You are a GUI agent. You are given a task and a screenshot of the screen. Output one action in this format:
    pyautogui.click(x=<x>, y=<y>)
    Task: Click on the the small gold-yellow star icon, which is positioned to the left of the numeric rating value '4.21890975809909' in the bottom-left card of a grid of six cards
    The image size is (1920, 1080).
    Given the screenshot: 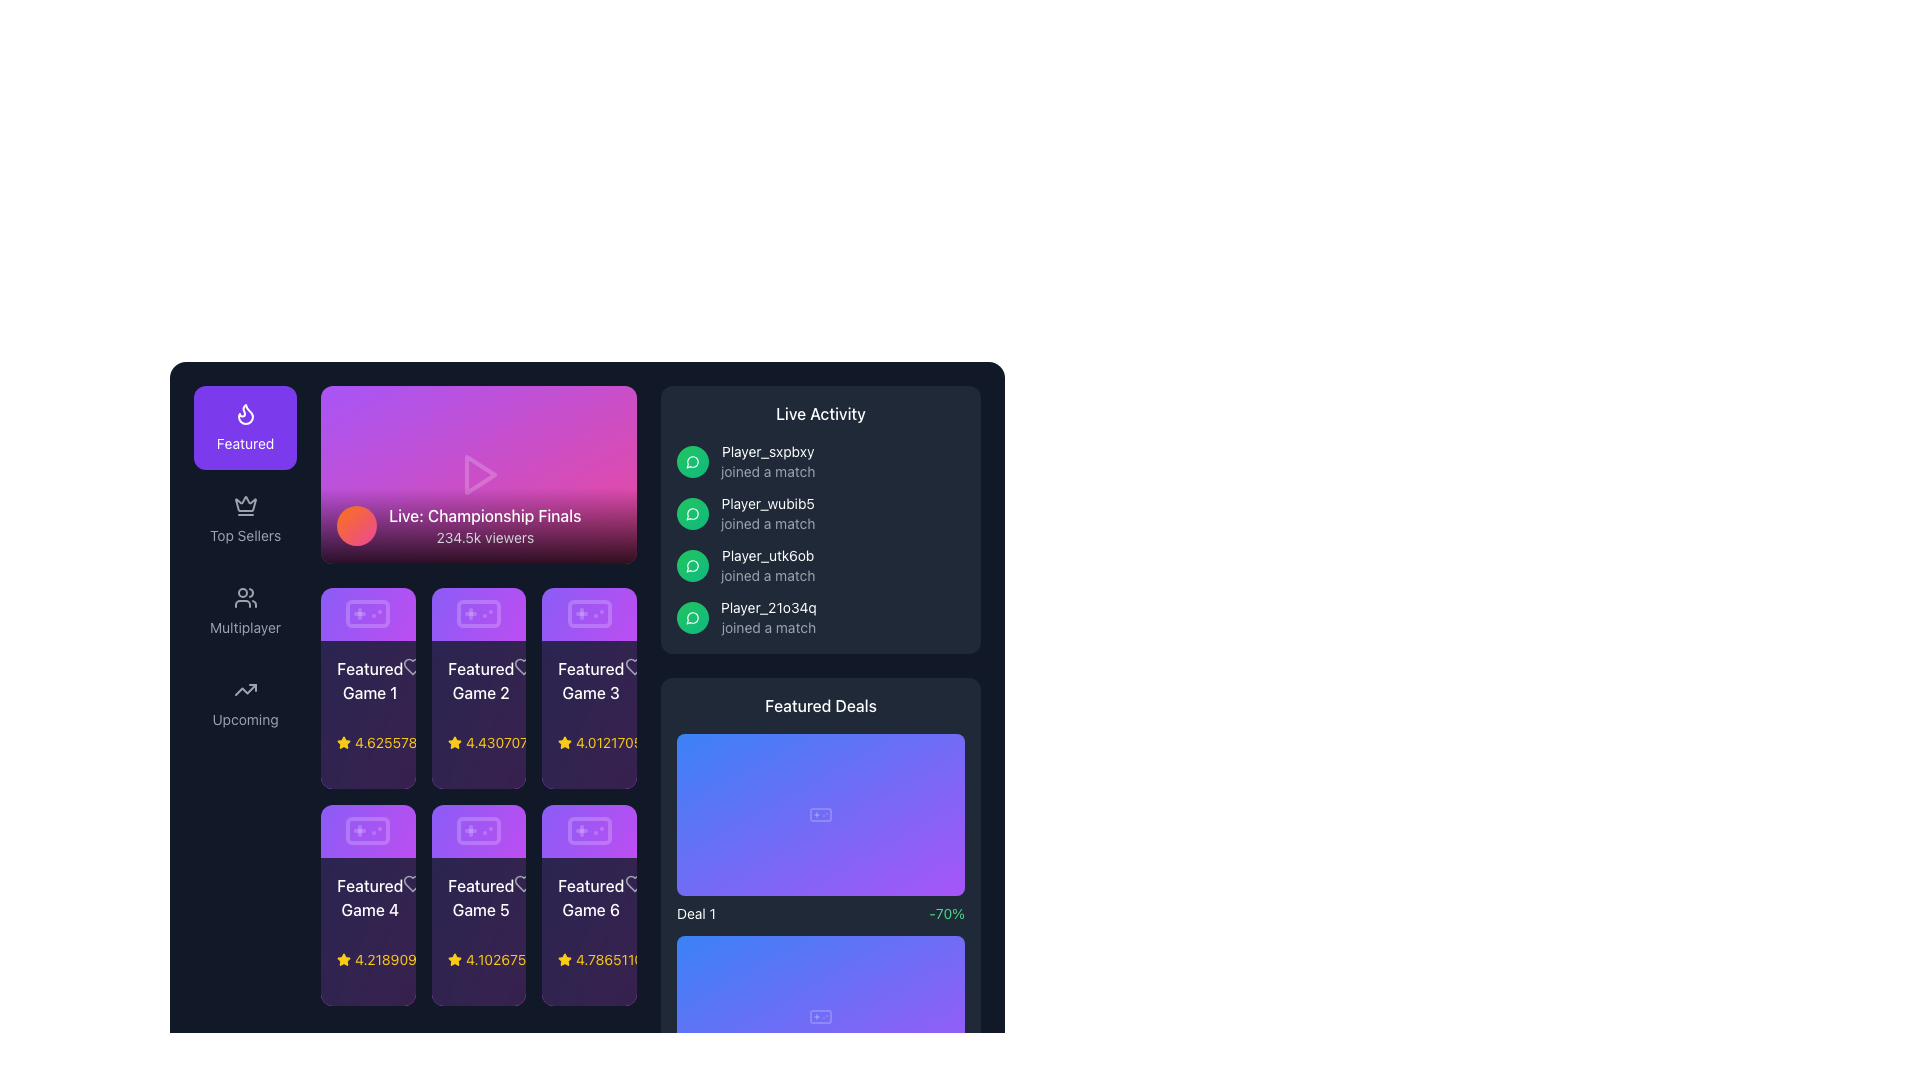 What is the action you would take?
    pyautogui.click(x=344, y=959)
    